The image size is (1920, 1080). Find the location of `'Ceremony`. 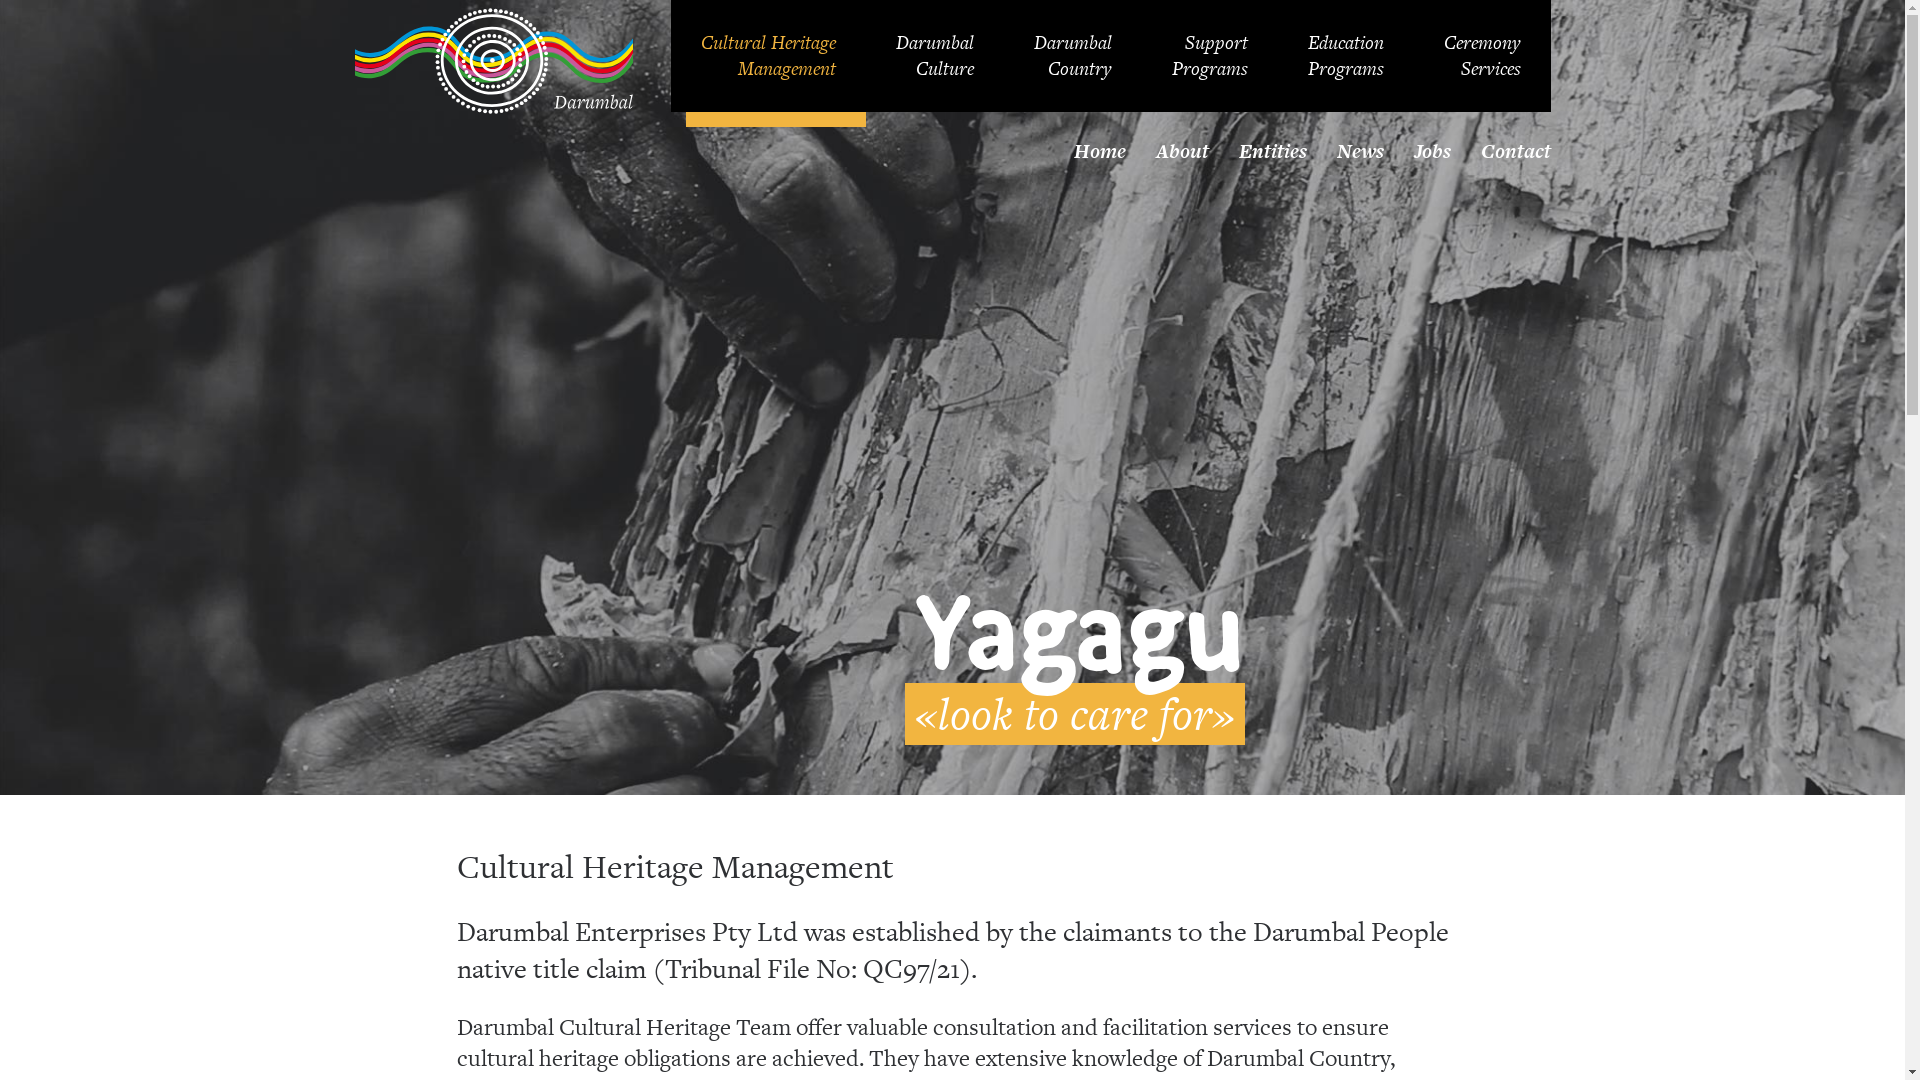

'Ceremony is located at coordinates (1413, 55).